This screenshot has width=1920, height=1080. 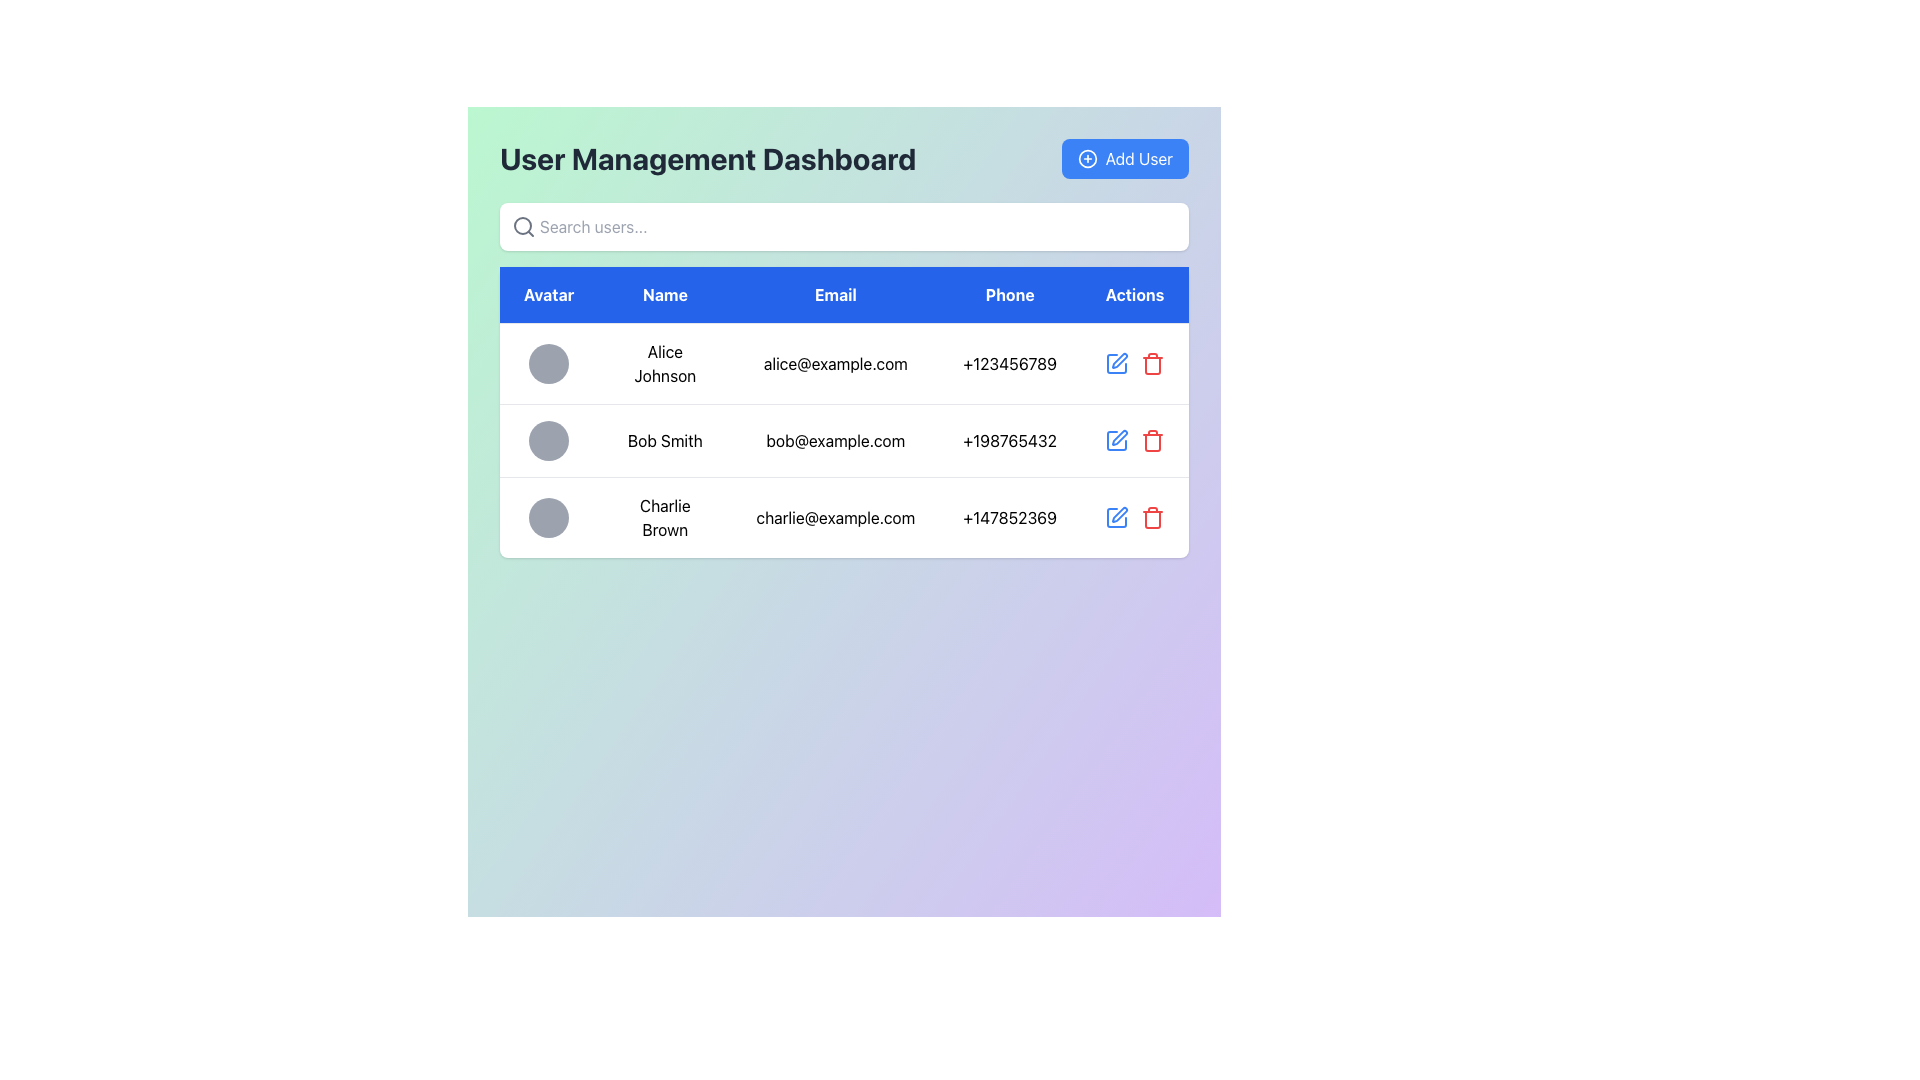 I want to click on the static text field displaying the phone number for user 'Charlie Brown', located in the 'Phone' column of the user details table, so click(x=1010, y=516).